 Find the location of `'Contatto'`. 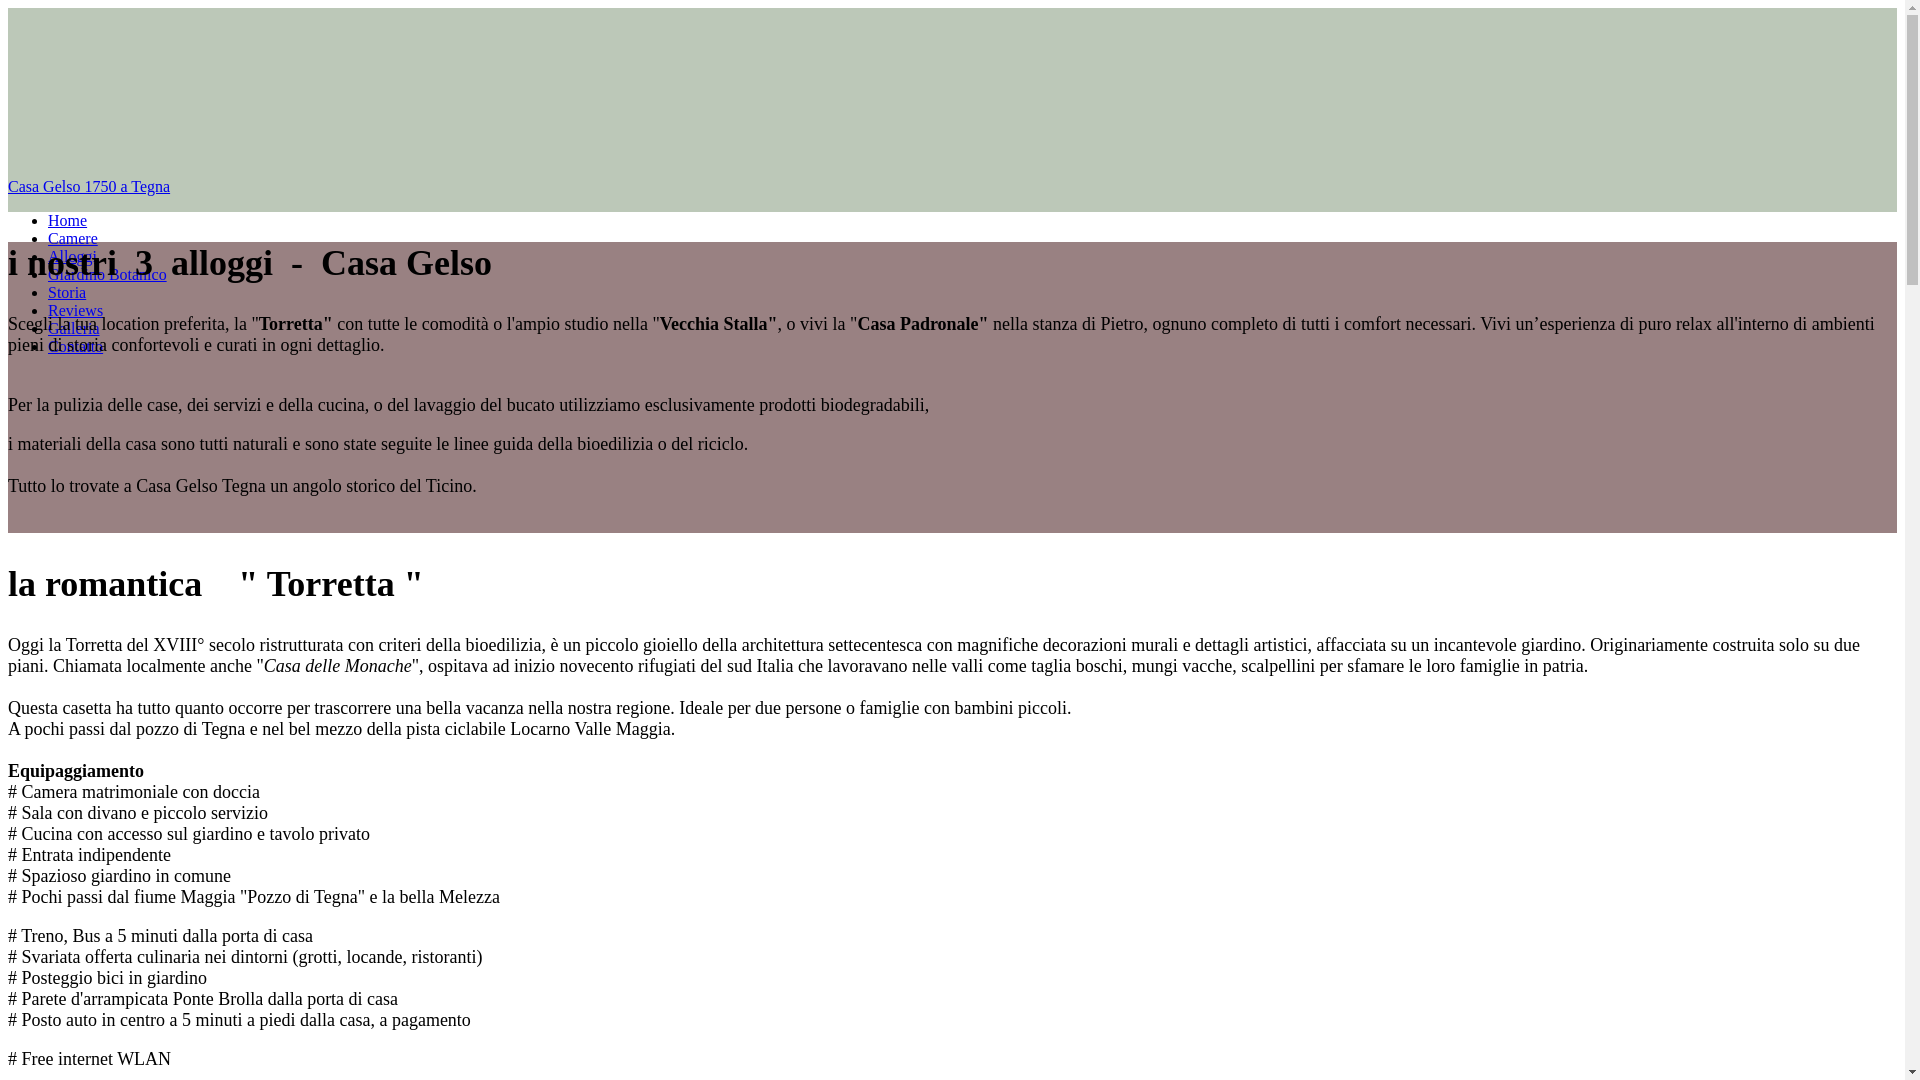

'Contatto' is located at coordinates (75, 345).